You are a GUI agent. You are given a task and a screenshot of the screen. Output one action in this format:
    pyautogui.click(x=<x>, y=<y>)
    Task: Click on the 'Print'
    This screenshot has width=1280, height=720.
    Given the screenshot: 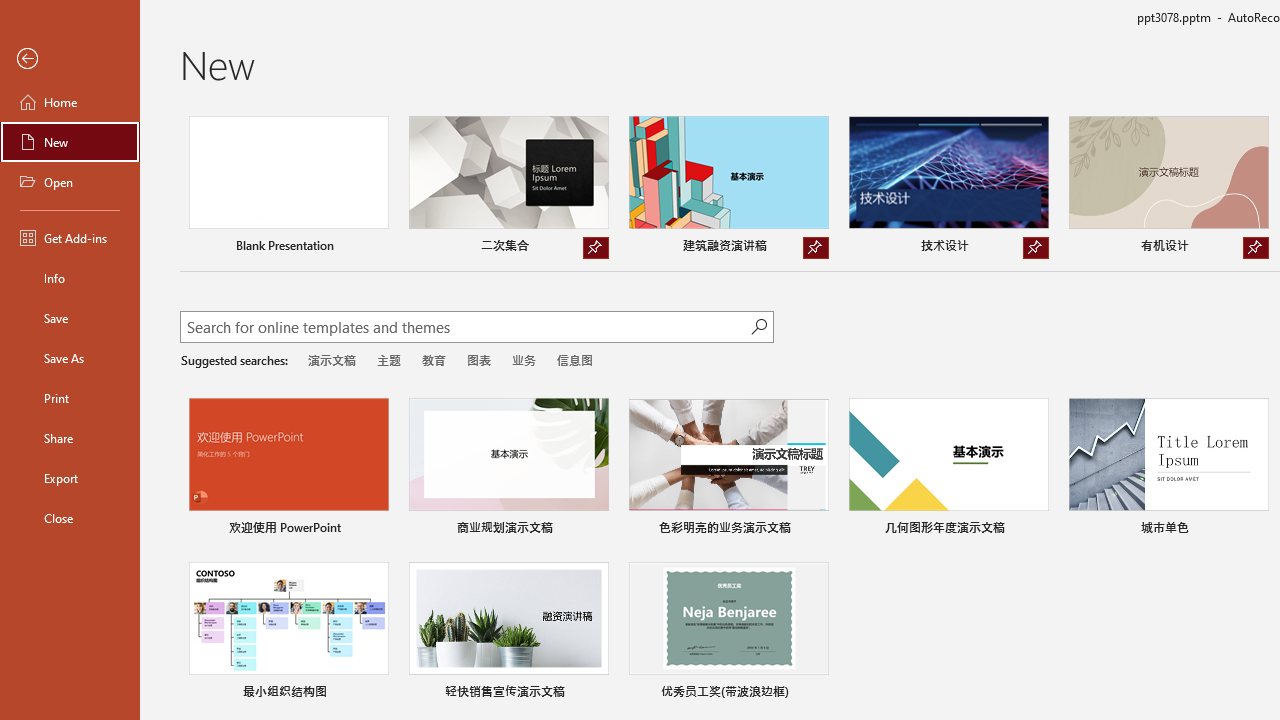 What is the action you would take?
    pyautogui.click(x=69, y=398)
    